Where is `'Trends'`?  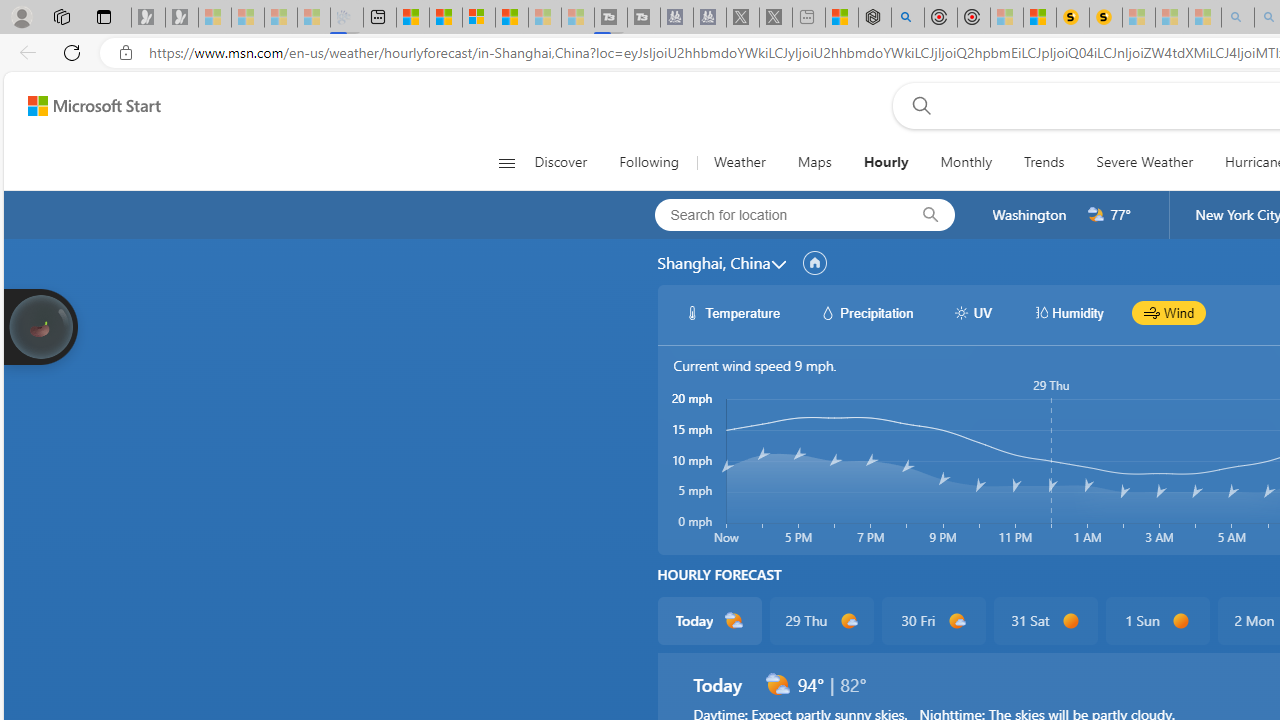 'Trends' is located at coordinates (1043, 162).